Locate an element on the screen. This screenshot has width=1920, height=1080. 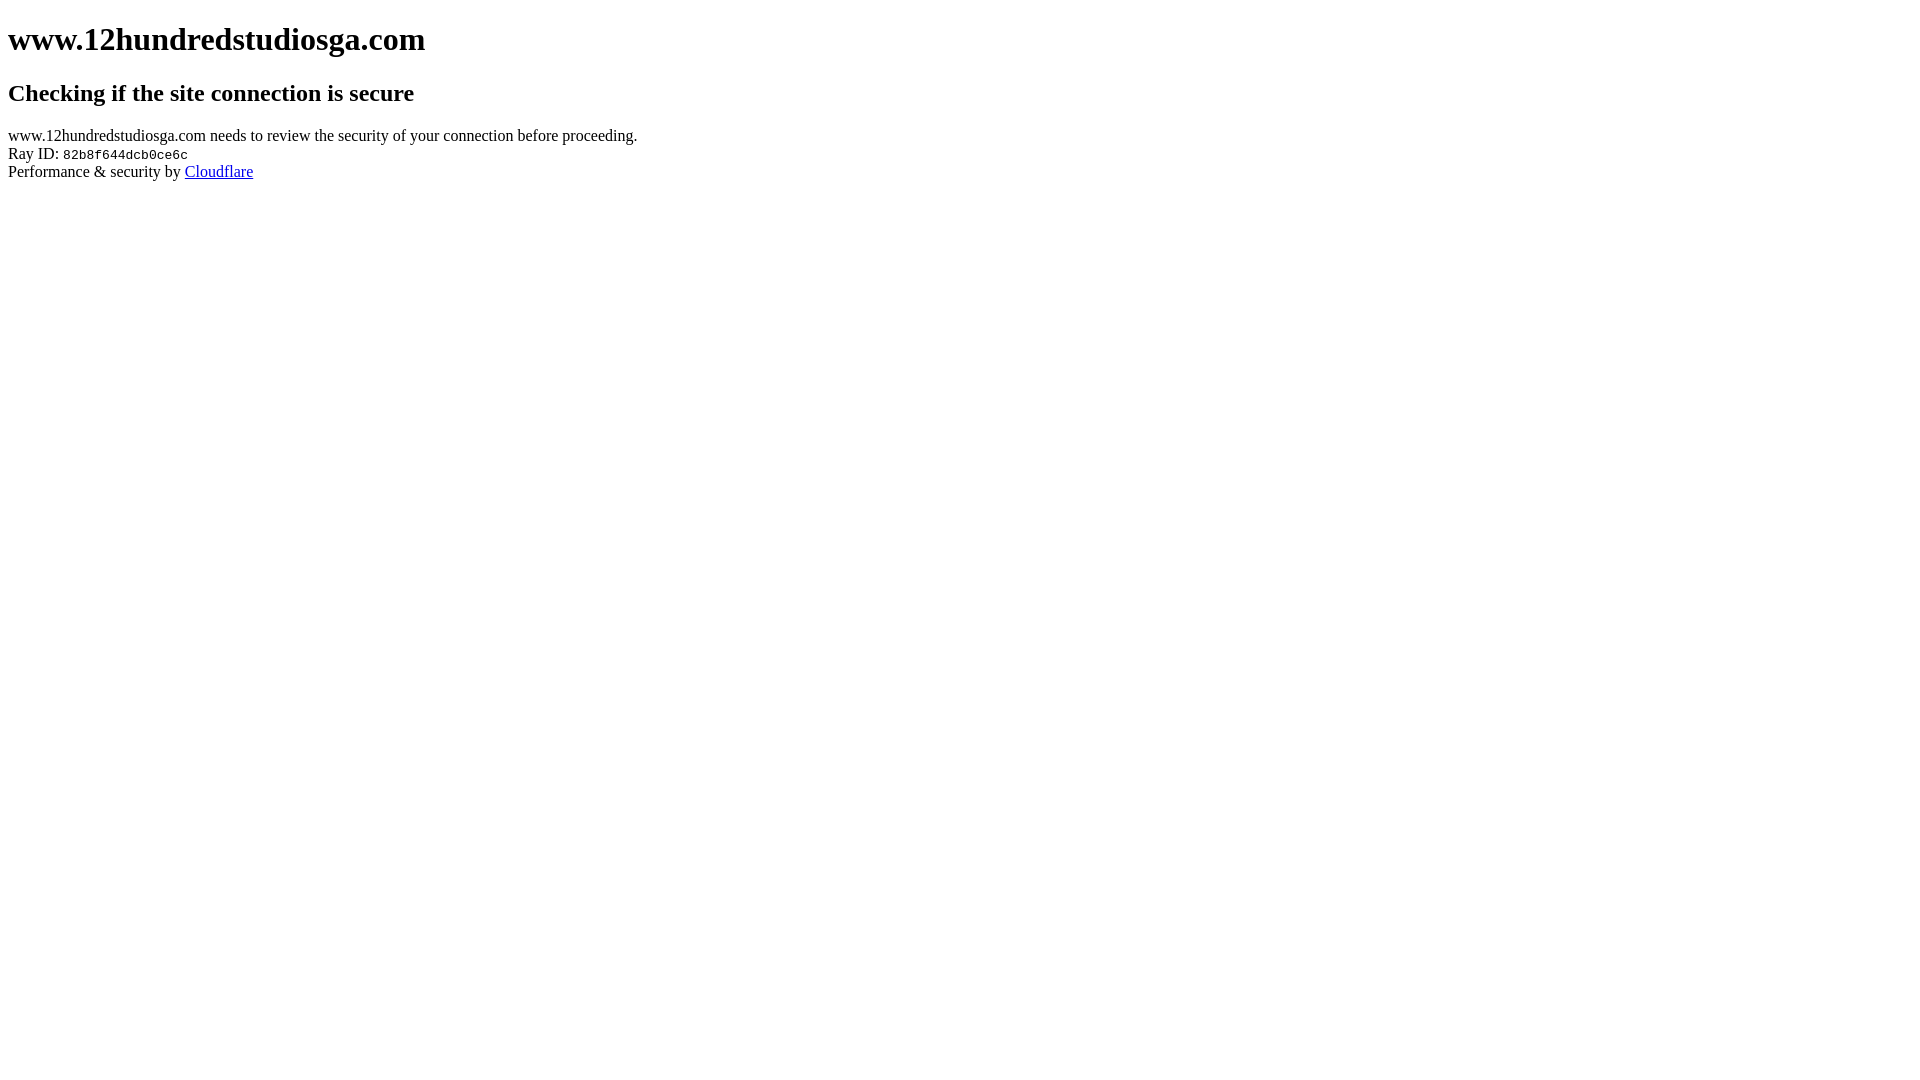
'Cloudflare' is located at coordinates (219, 170).